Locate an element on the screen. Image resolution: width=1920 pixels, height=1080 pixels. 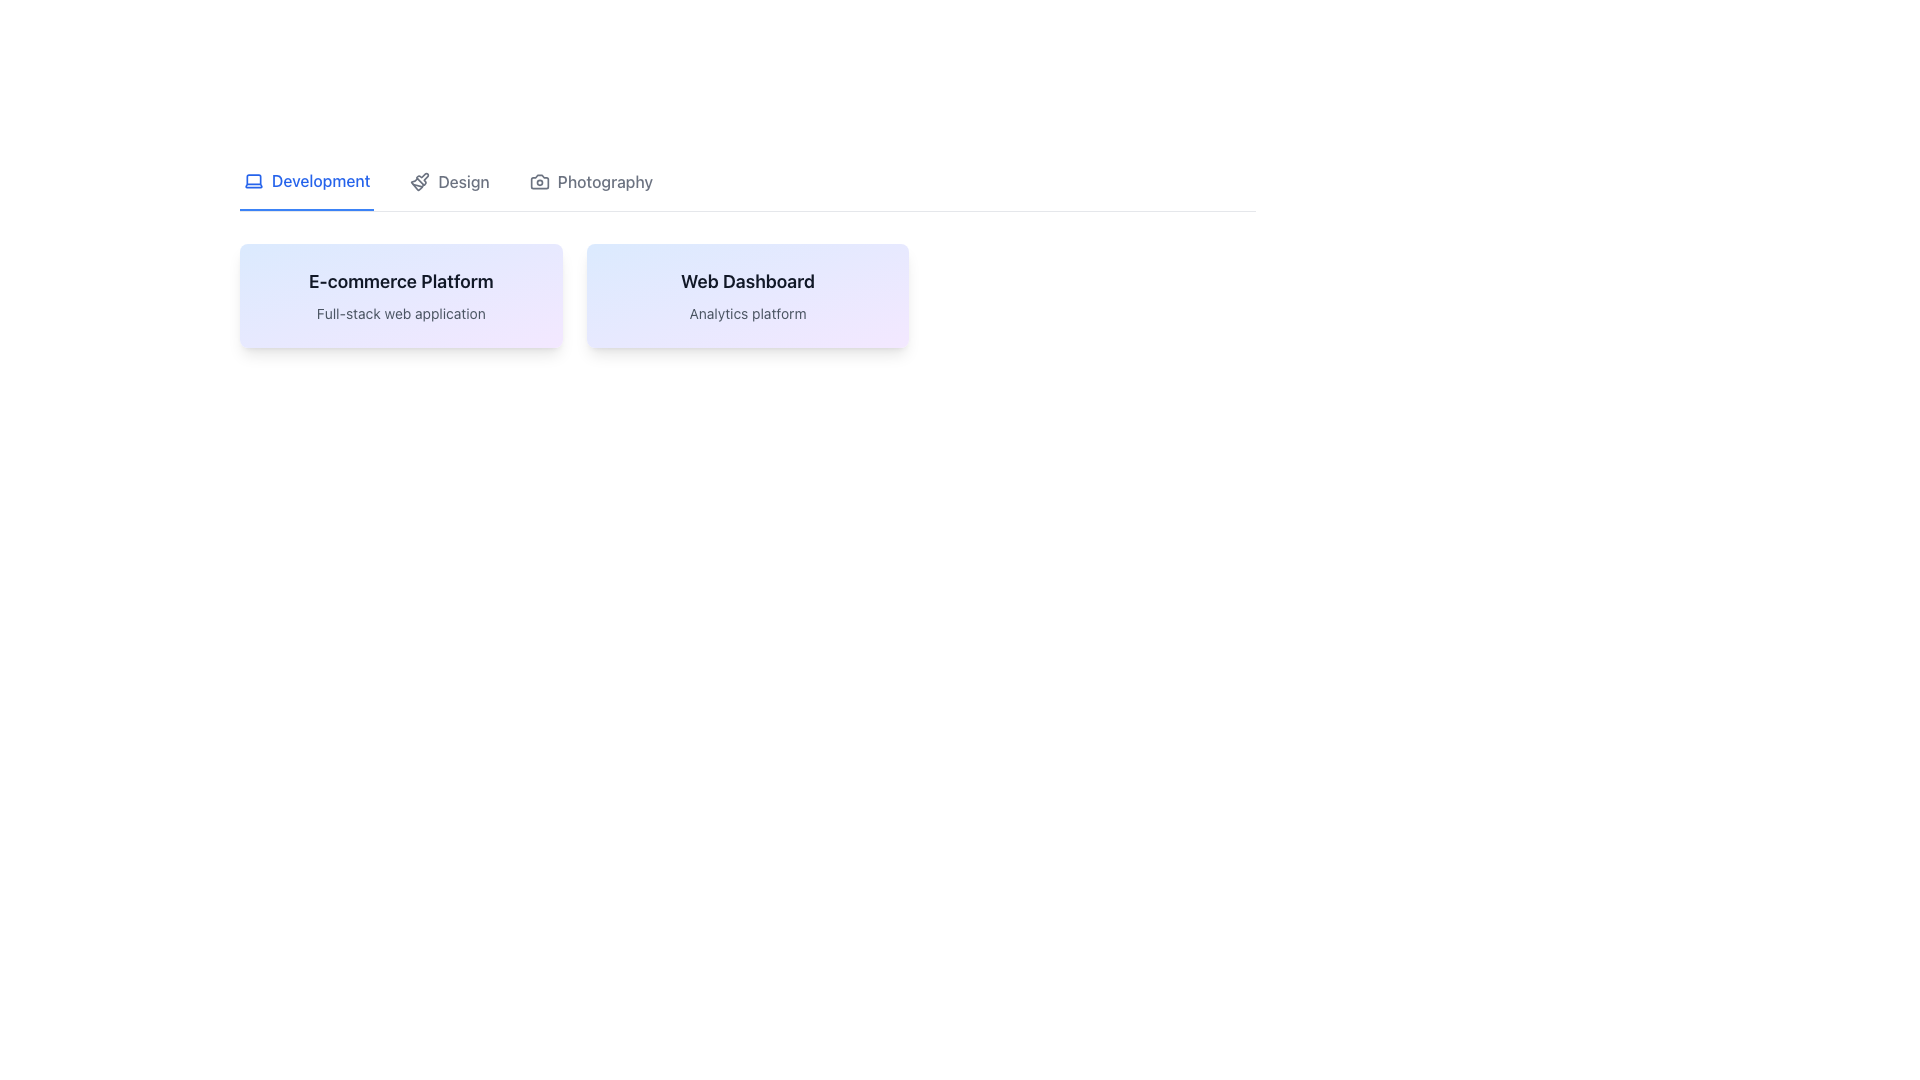
the text label reading 'E-commerce Platform', which is styled with bold semi-large font size and dark grey color, located above the sibling text 'Full-stack web application' is located at coordinates (400, 281).